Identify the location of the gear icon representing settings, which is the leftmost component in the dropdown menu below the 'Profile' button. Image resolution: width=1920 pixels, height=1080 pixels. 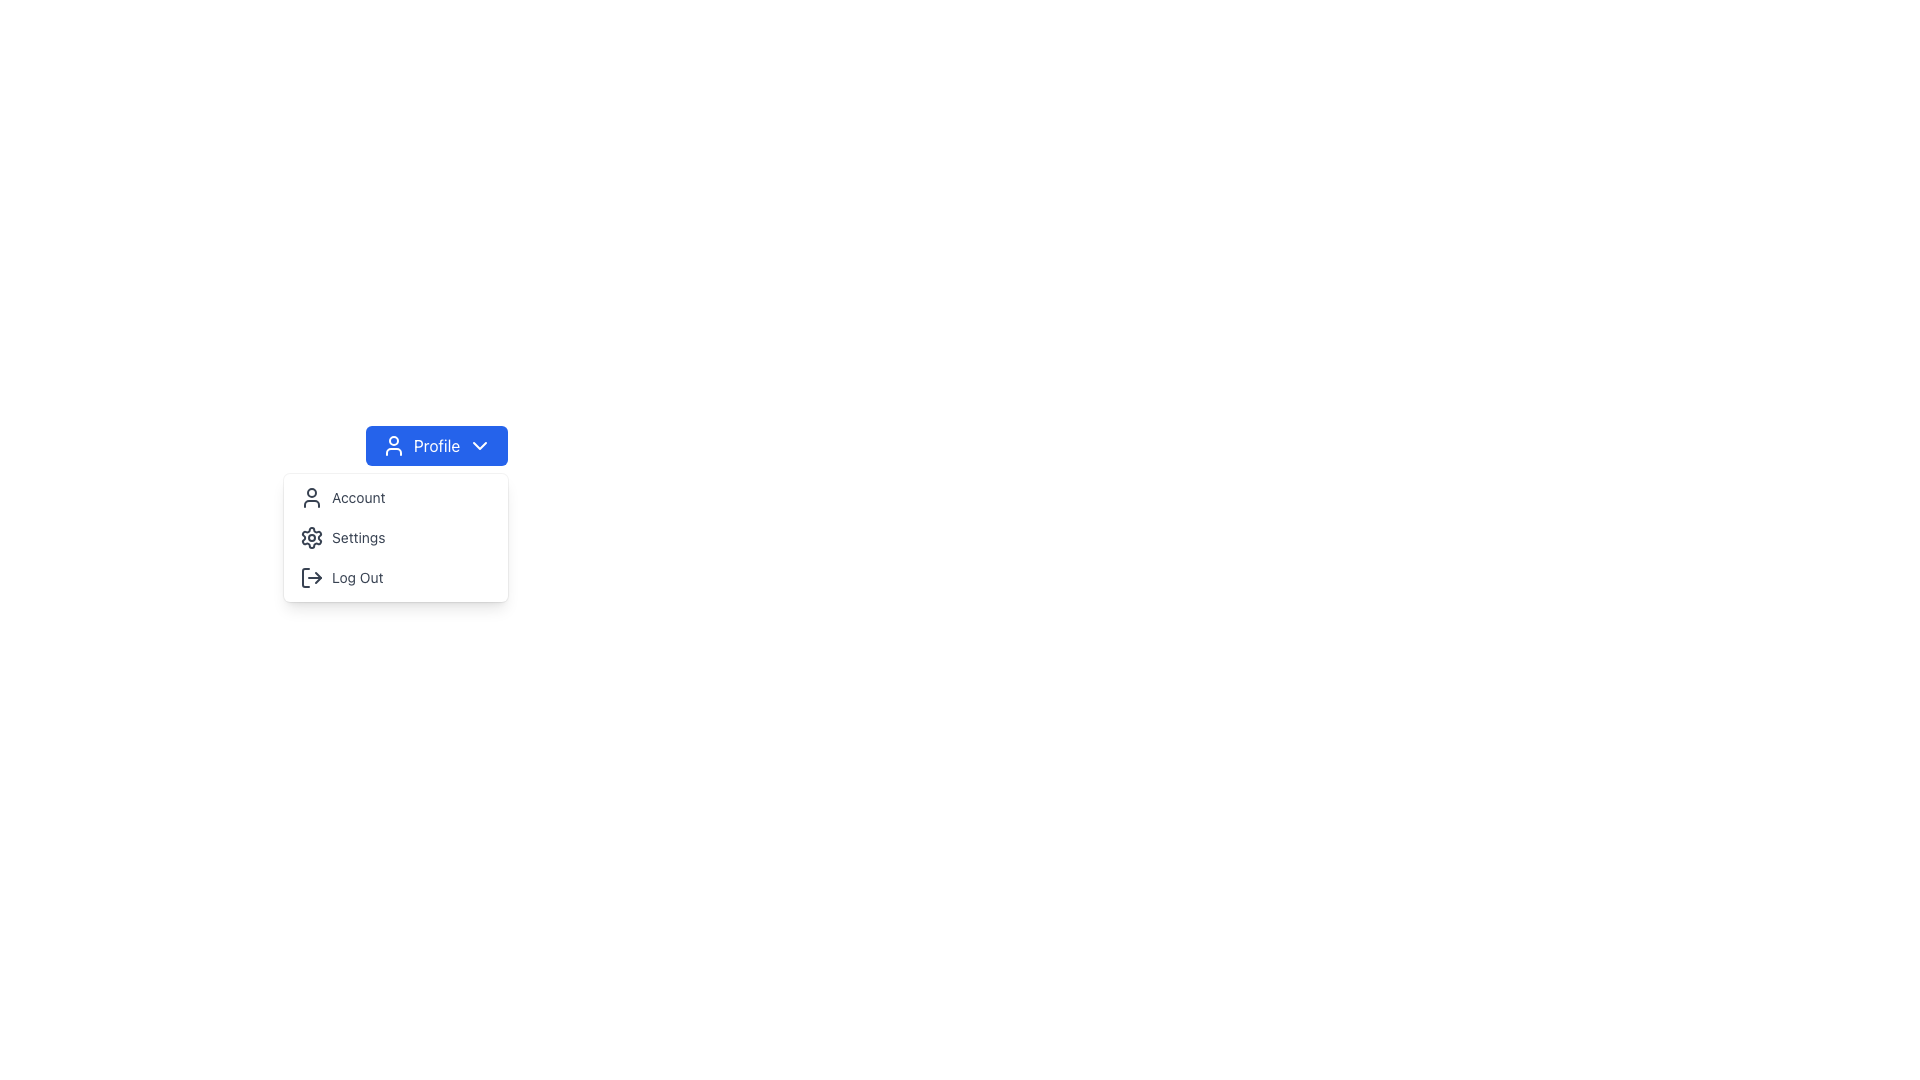
(311, 536).